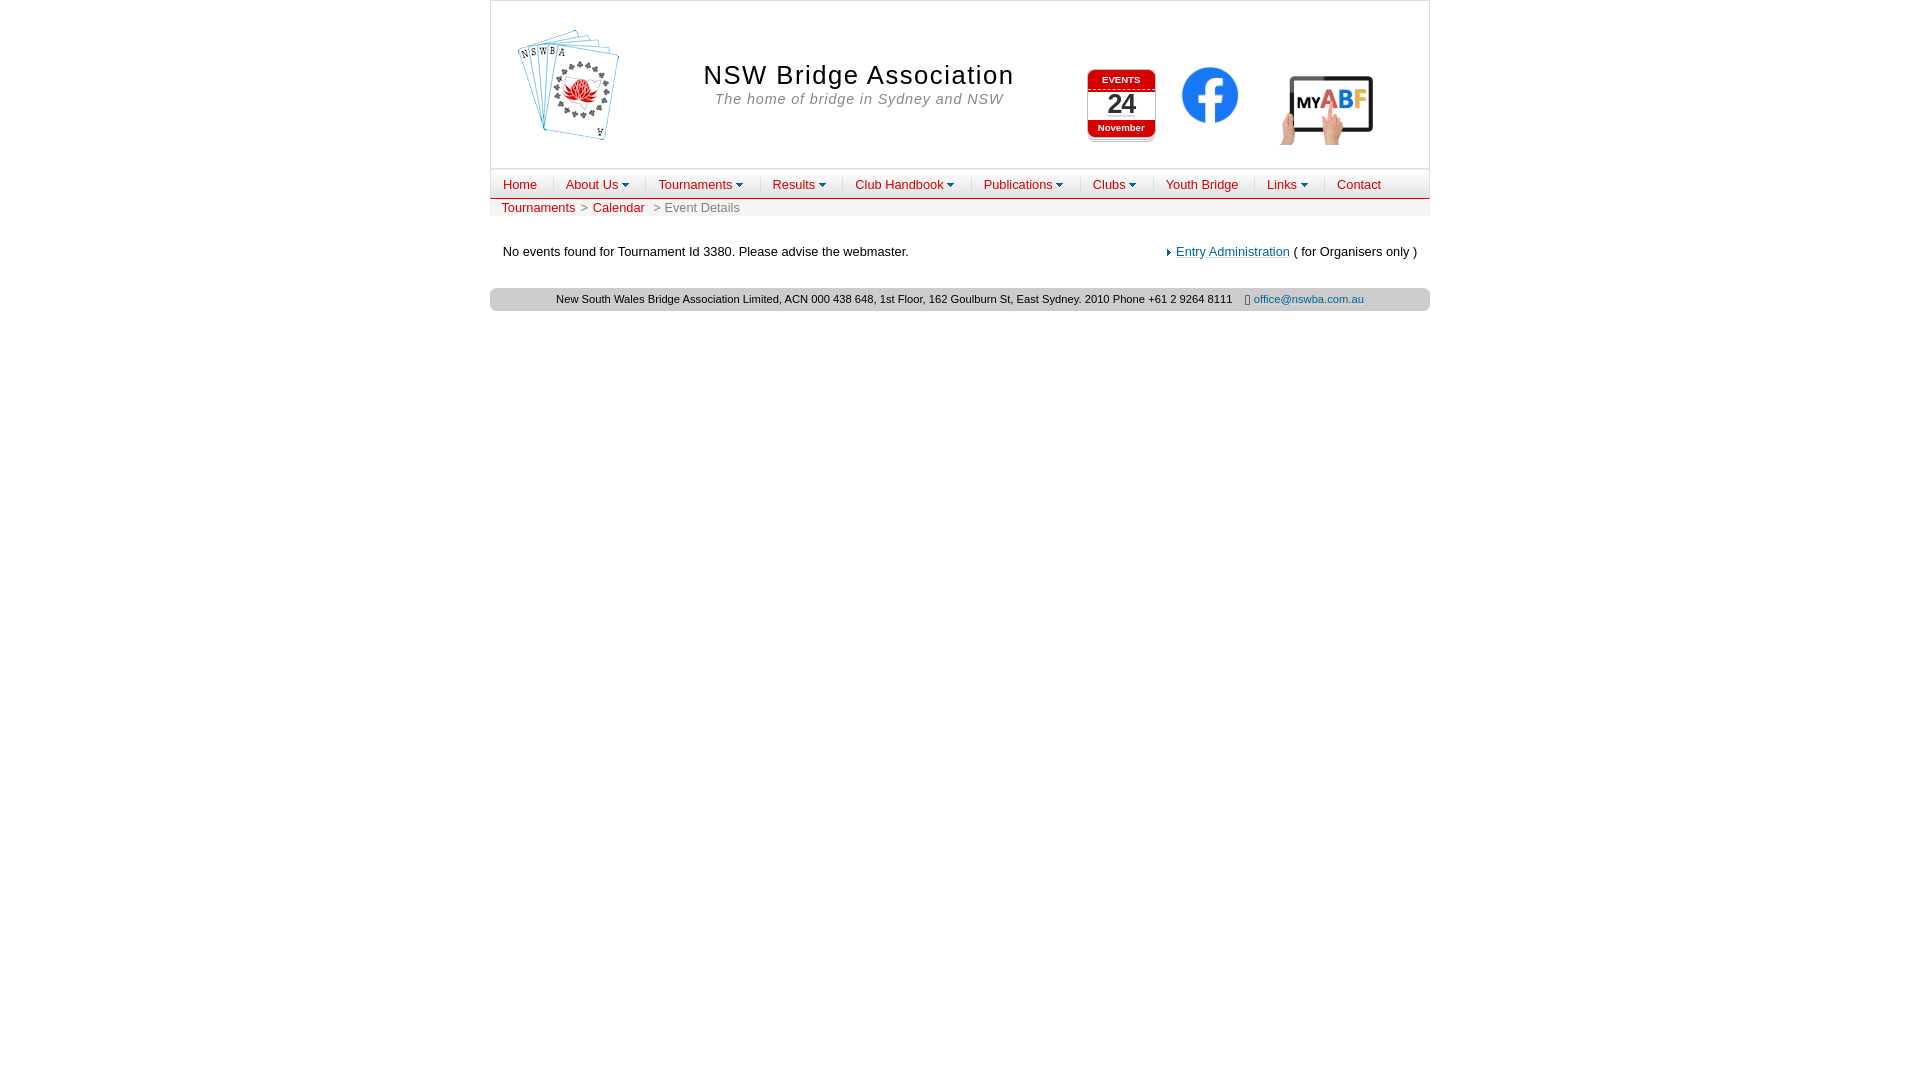 The height and width of the screenshot is (1080, 1920). Describe the element at coordinates (800, 184) in the screenshot. I see `'Results'` at that location.